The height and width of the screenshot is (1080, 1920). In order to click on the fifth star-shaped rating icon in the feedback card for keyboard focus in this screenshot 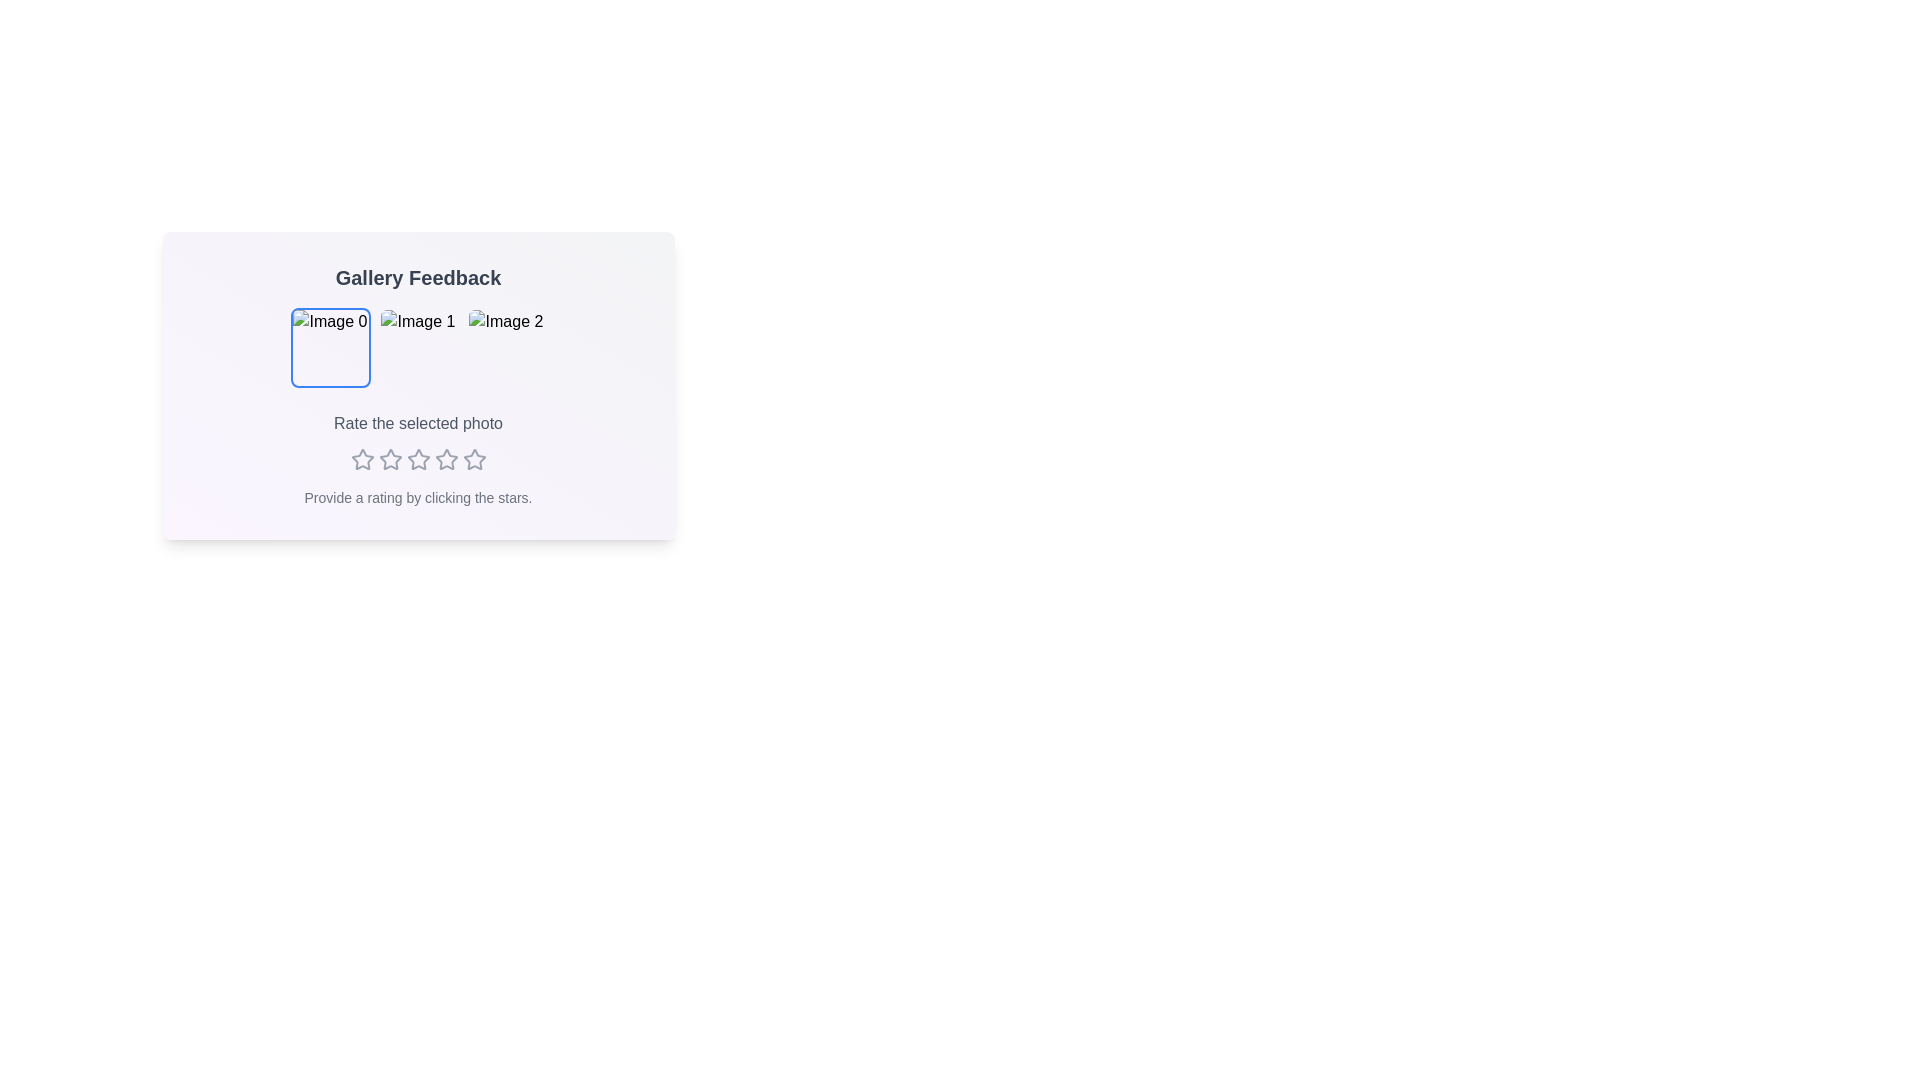, I will do `click(473, 459)`.